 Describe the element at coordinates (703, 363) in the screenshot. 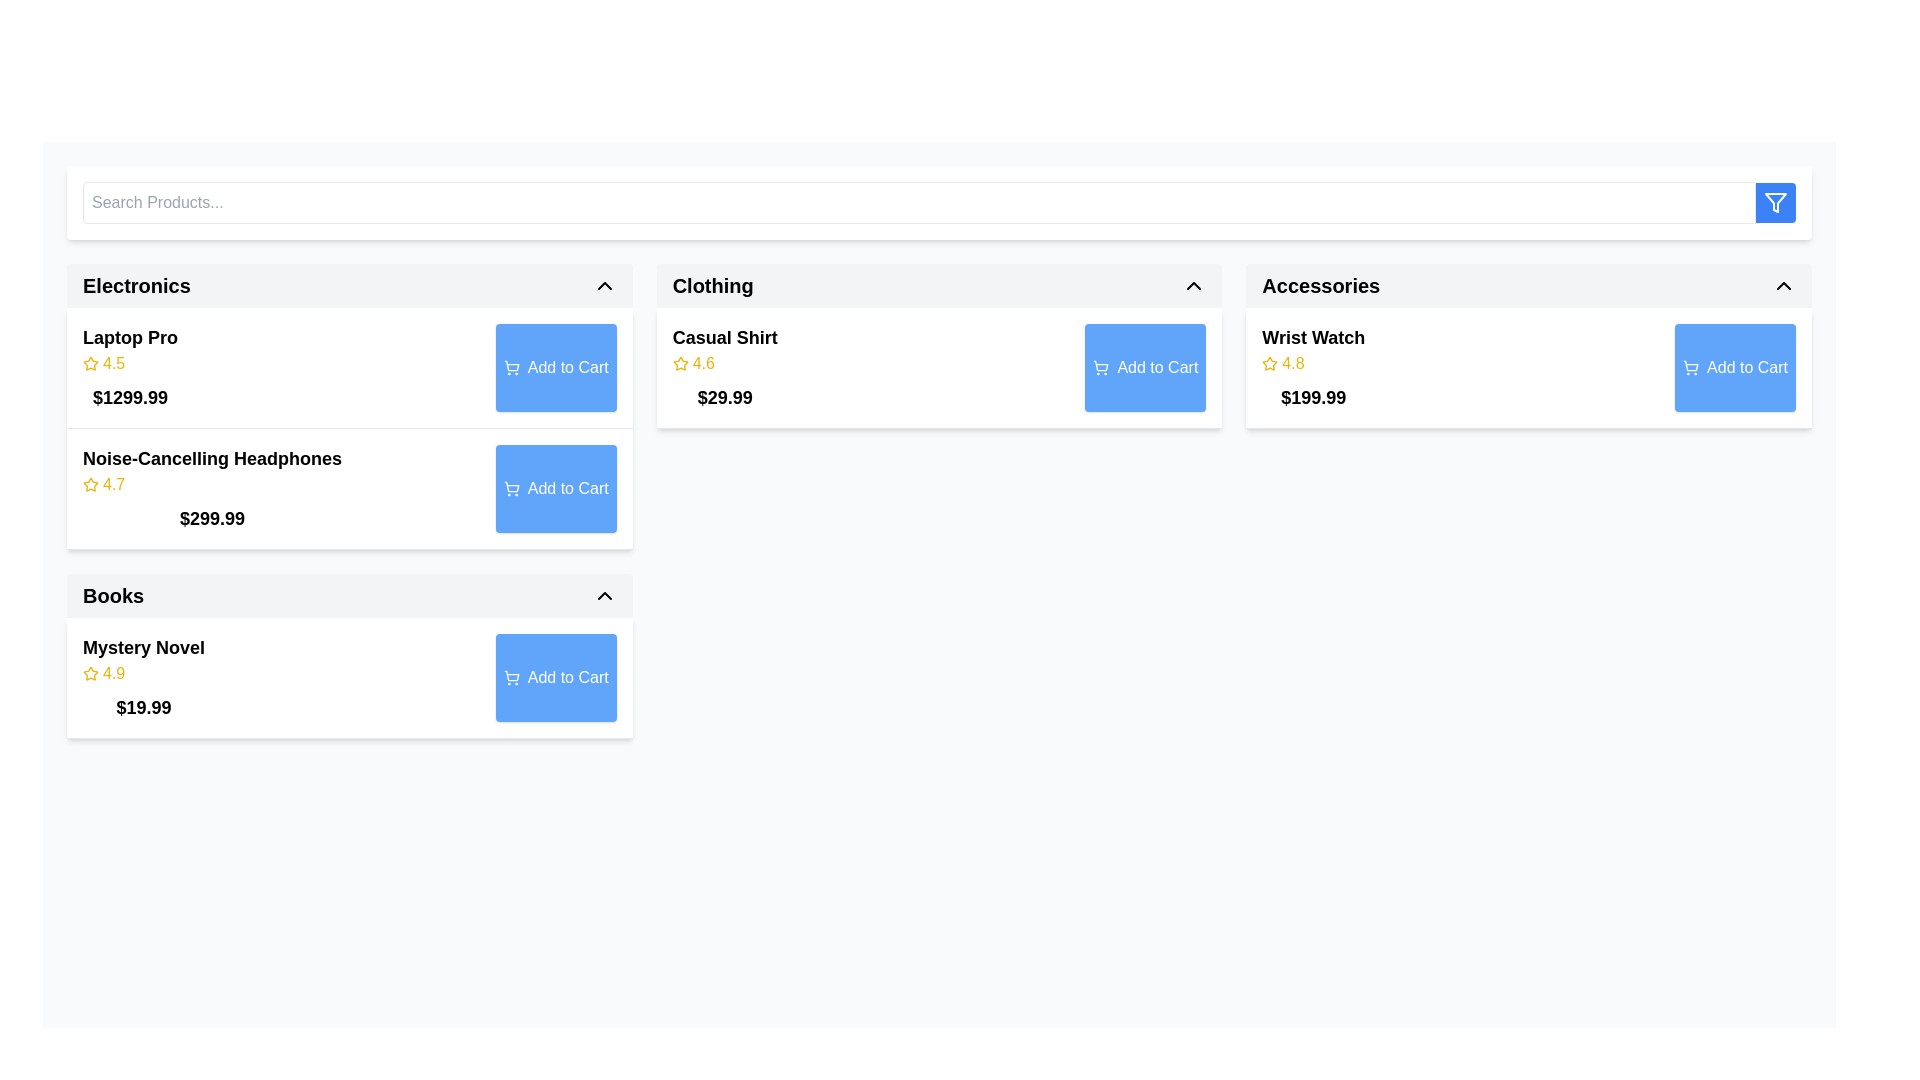

I see `the numerical text displaying '4.6' which is located to the right of a yellow star icon in the rating section for the 'Casual Shirt' product under the 'Clothing' category` at that location.